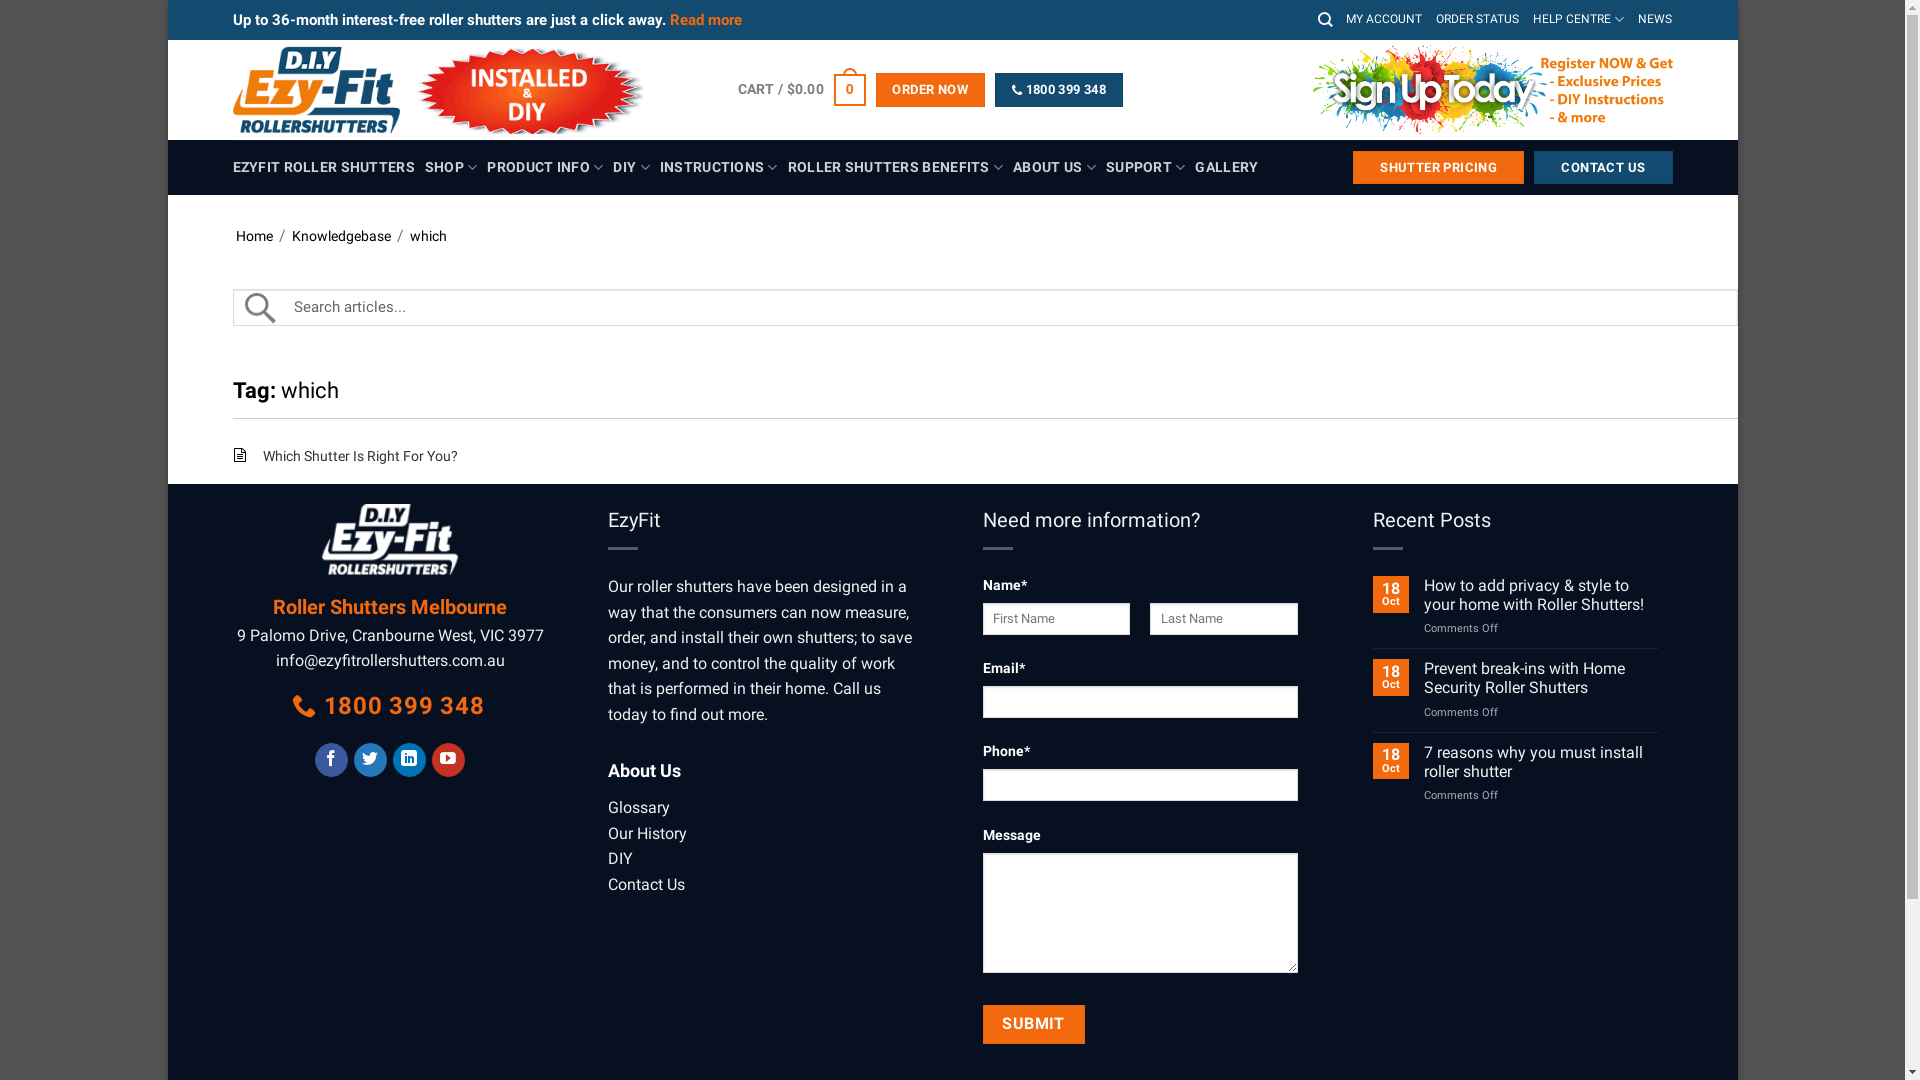  Describe the element at coordinates (314, 759) in the screenshot. I see `'Follow on Facebook'` at that location.